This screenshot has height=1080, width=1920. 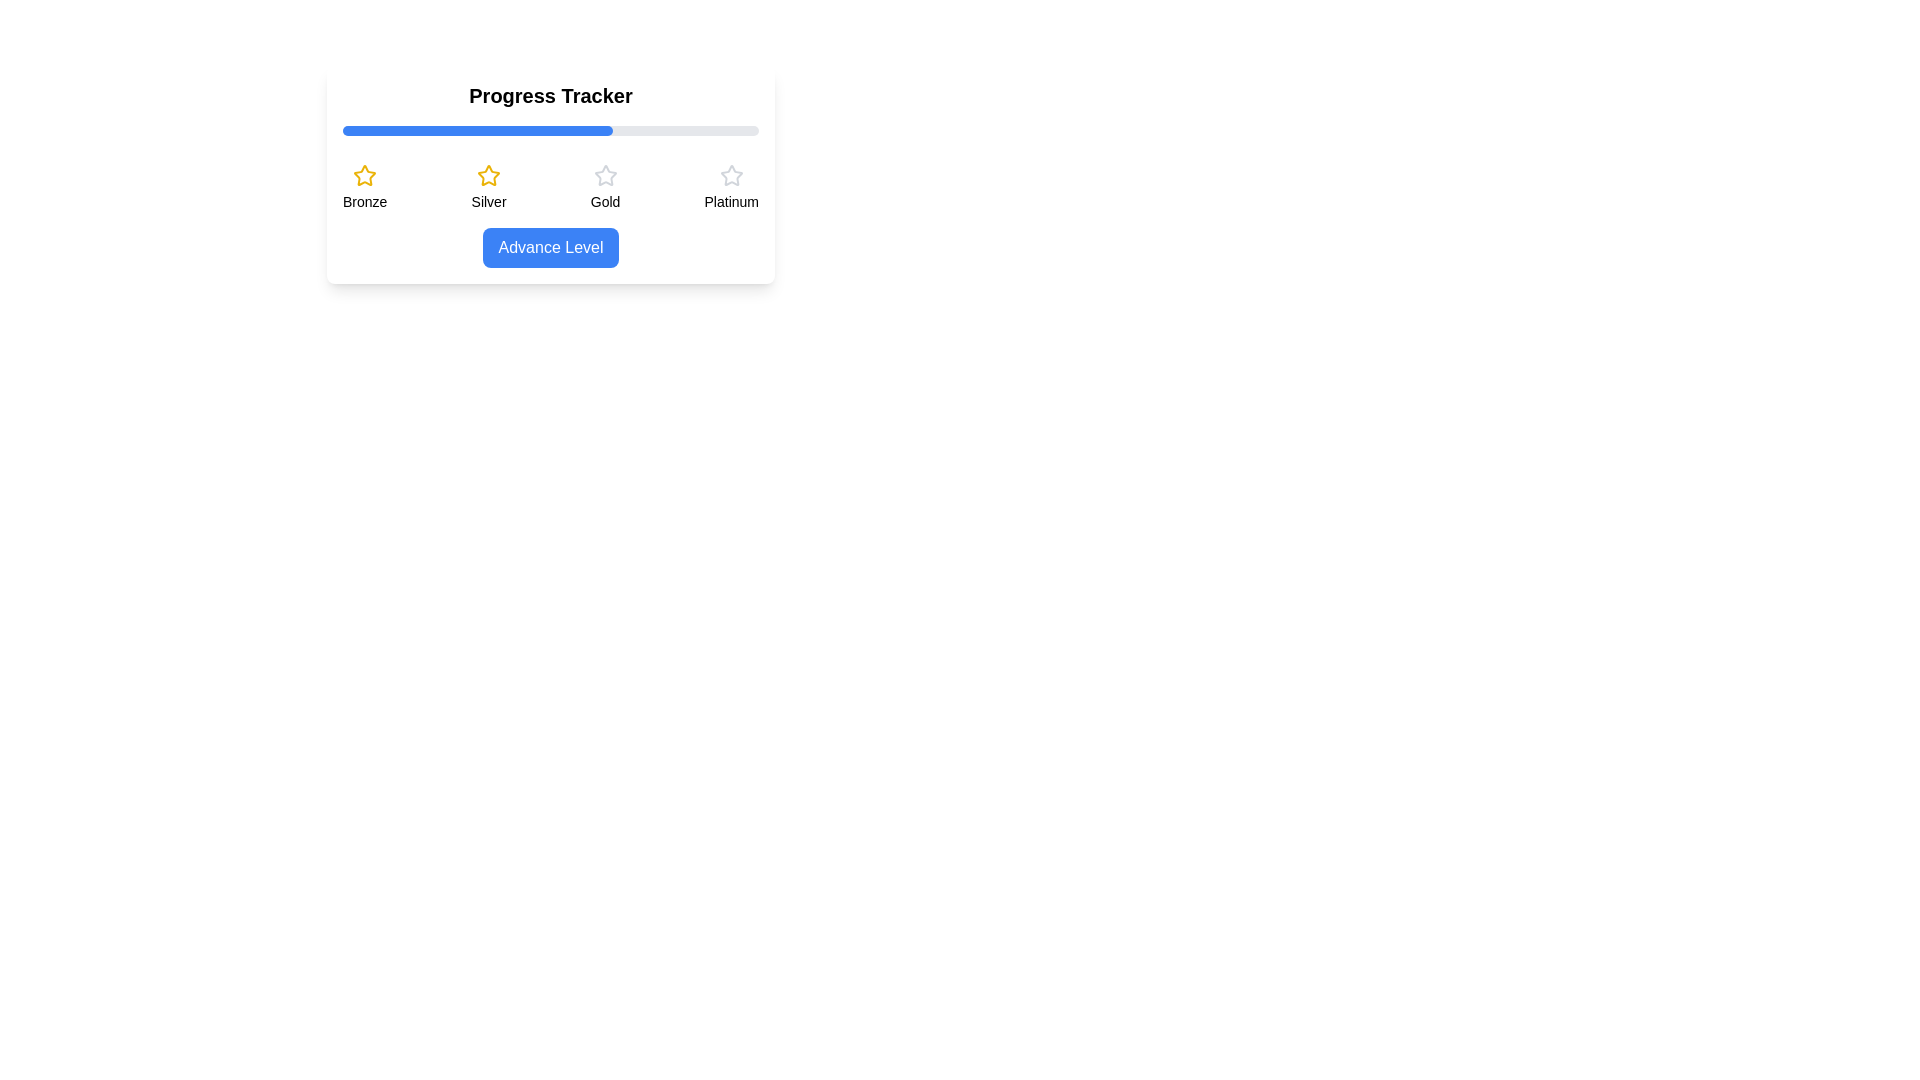 What do you see at coordinates (365, 185) in the screenshot?
I see `the visual state of the labeled indicator component that features a golden star icon and the text label 'Bronze', located at the far left of the horizontal selection menu` at bounding box center [365, 185].